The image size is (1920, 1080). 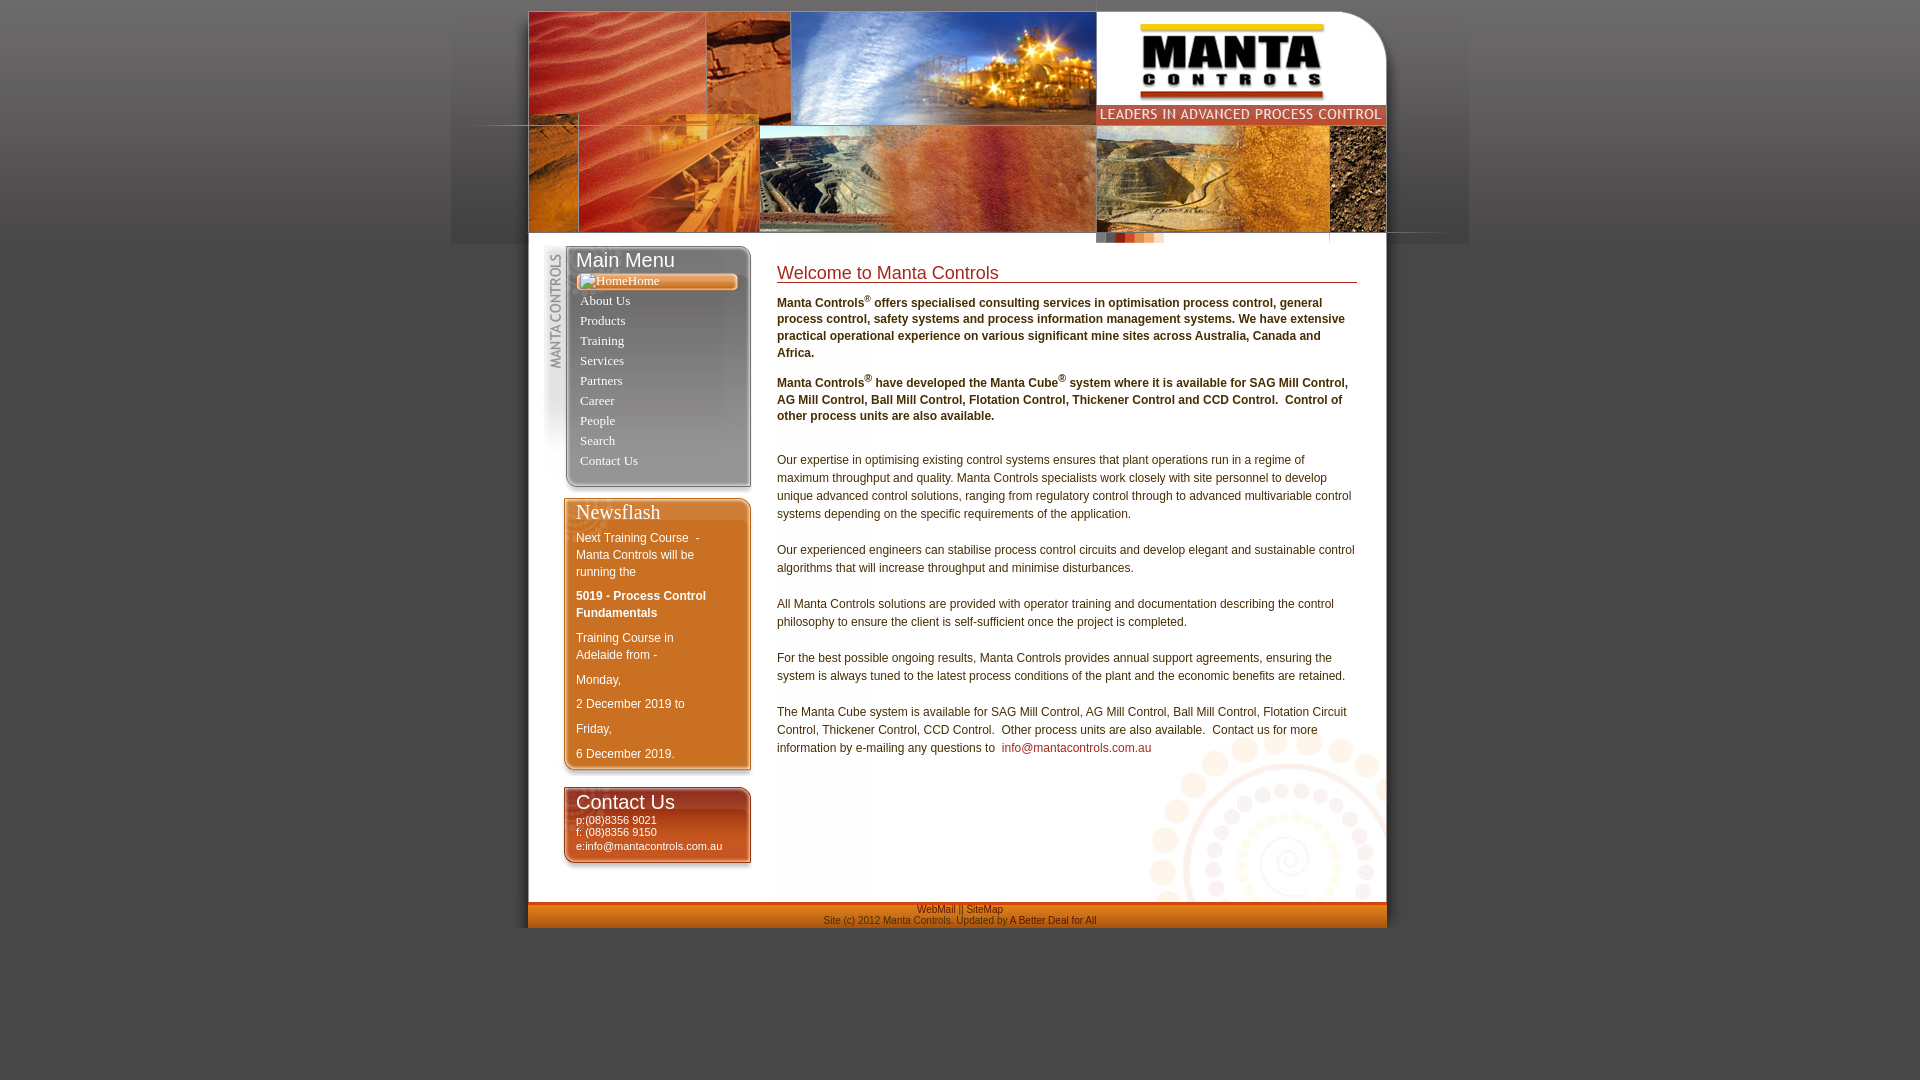 I want to click on 'Contact Us', so click(x=657, y=462).